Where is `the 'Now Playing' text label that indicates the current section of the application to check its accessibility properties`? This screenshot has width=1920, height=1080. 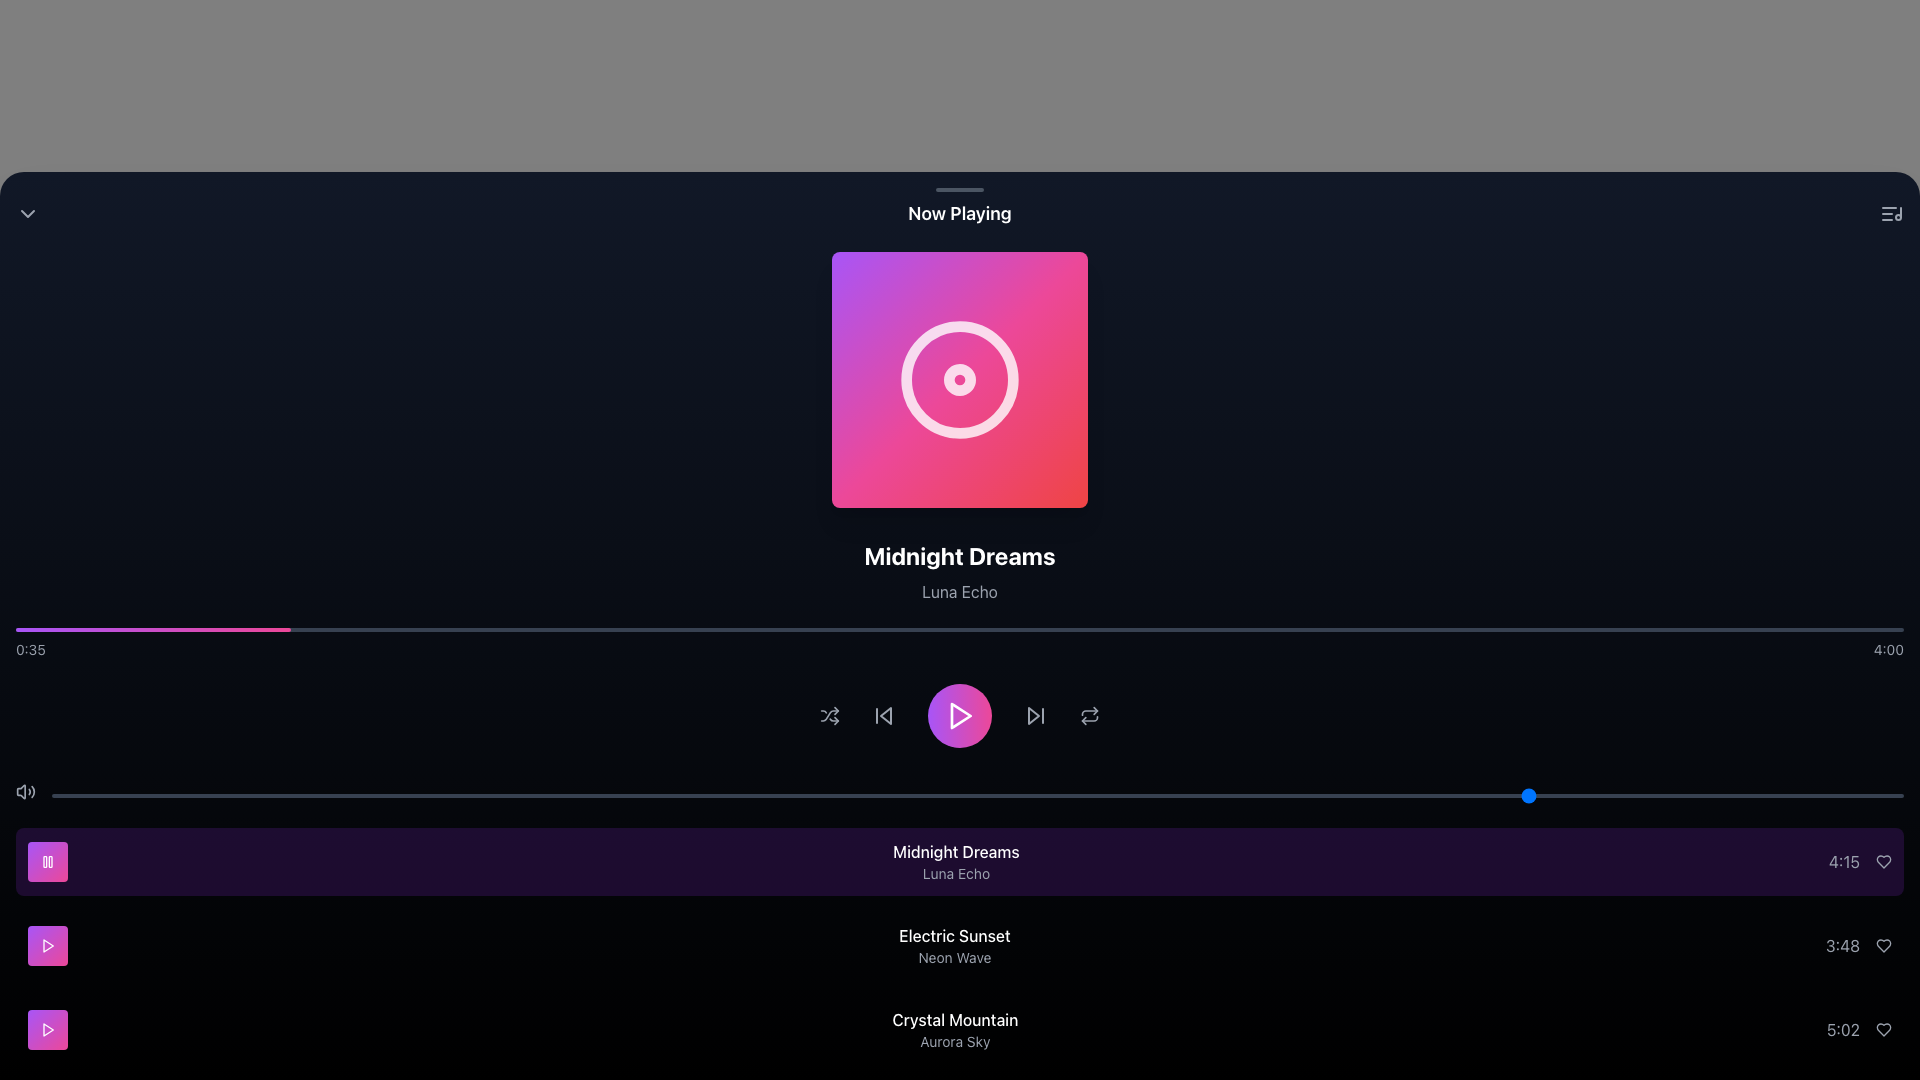
the 'Now Playing' text label that indicates the current section of the application to check its accessibility properties is located at coordinates (960, 213).